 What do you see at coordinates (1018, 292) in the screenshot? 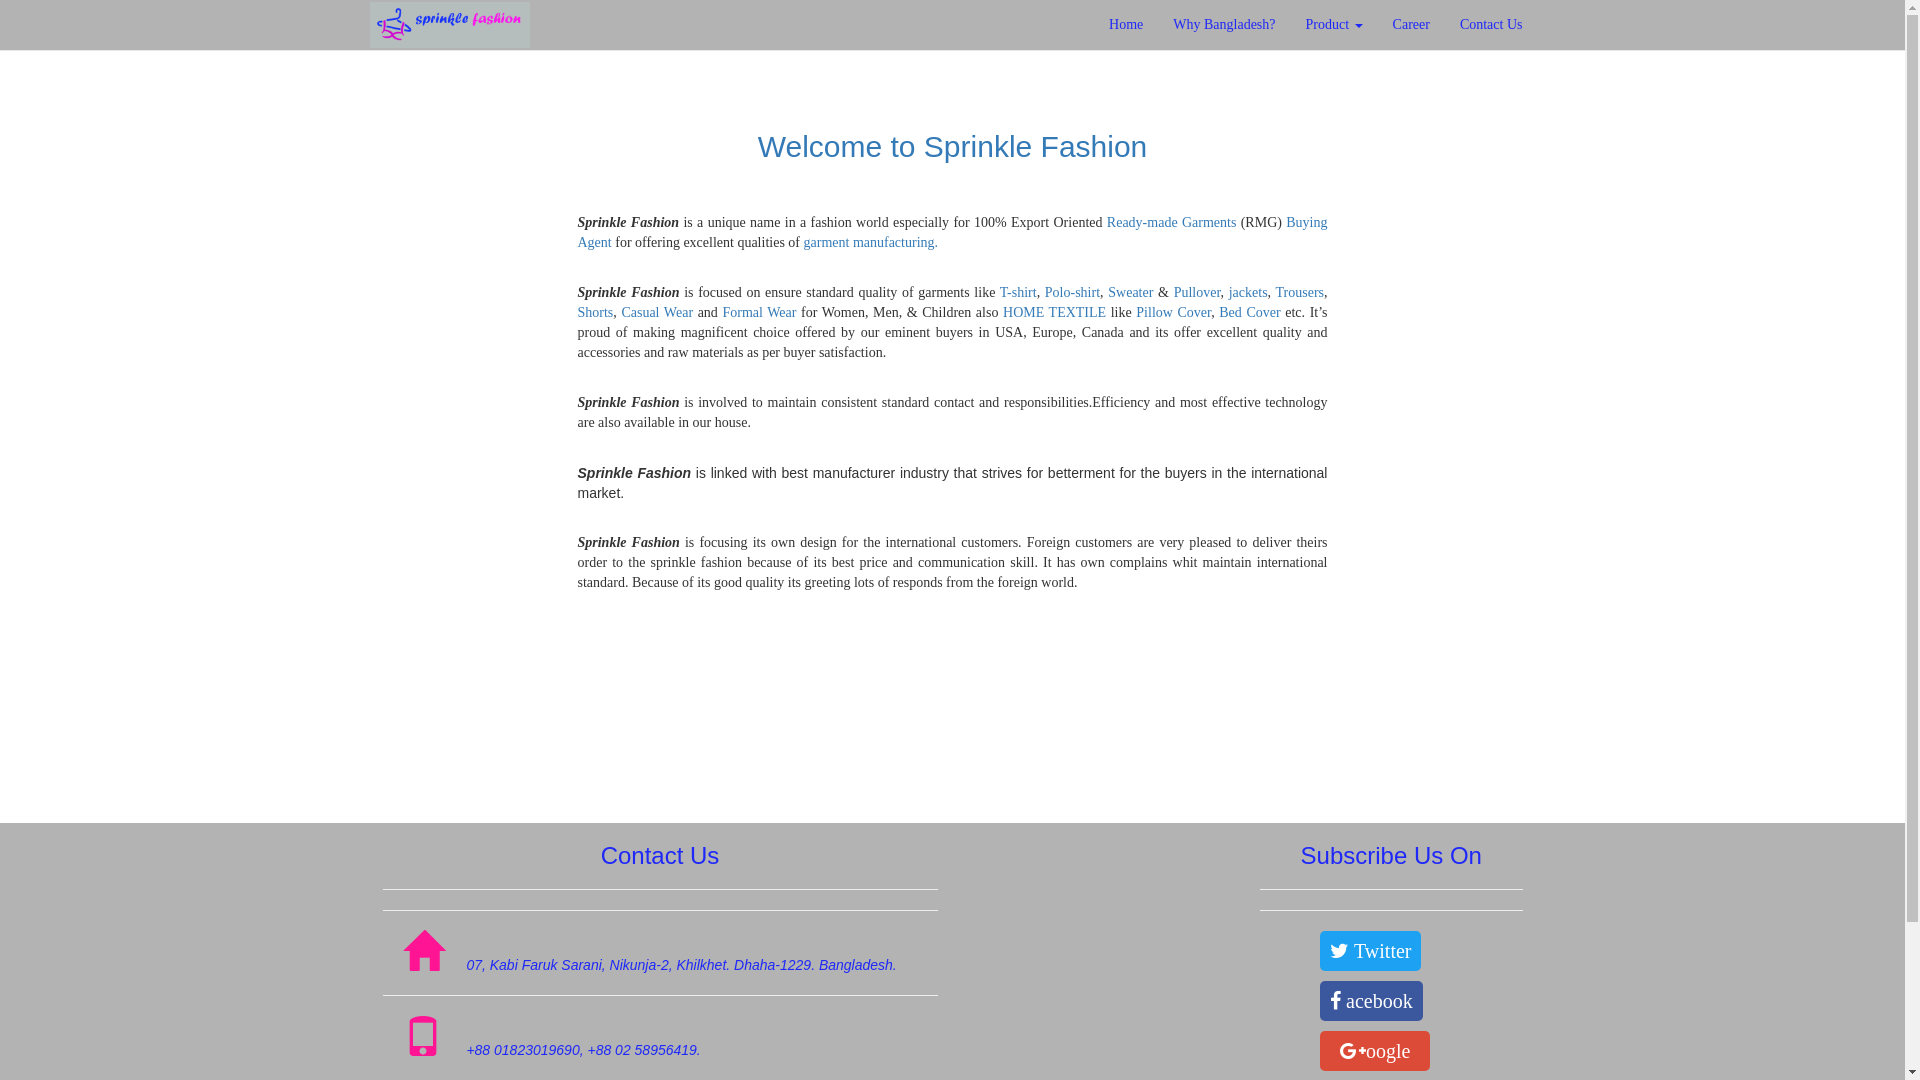
I see `'T-shirt'` at bounding box center [1018, 292].